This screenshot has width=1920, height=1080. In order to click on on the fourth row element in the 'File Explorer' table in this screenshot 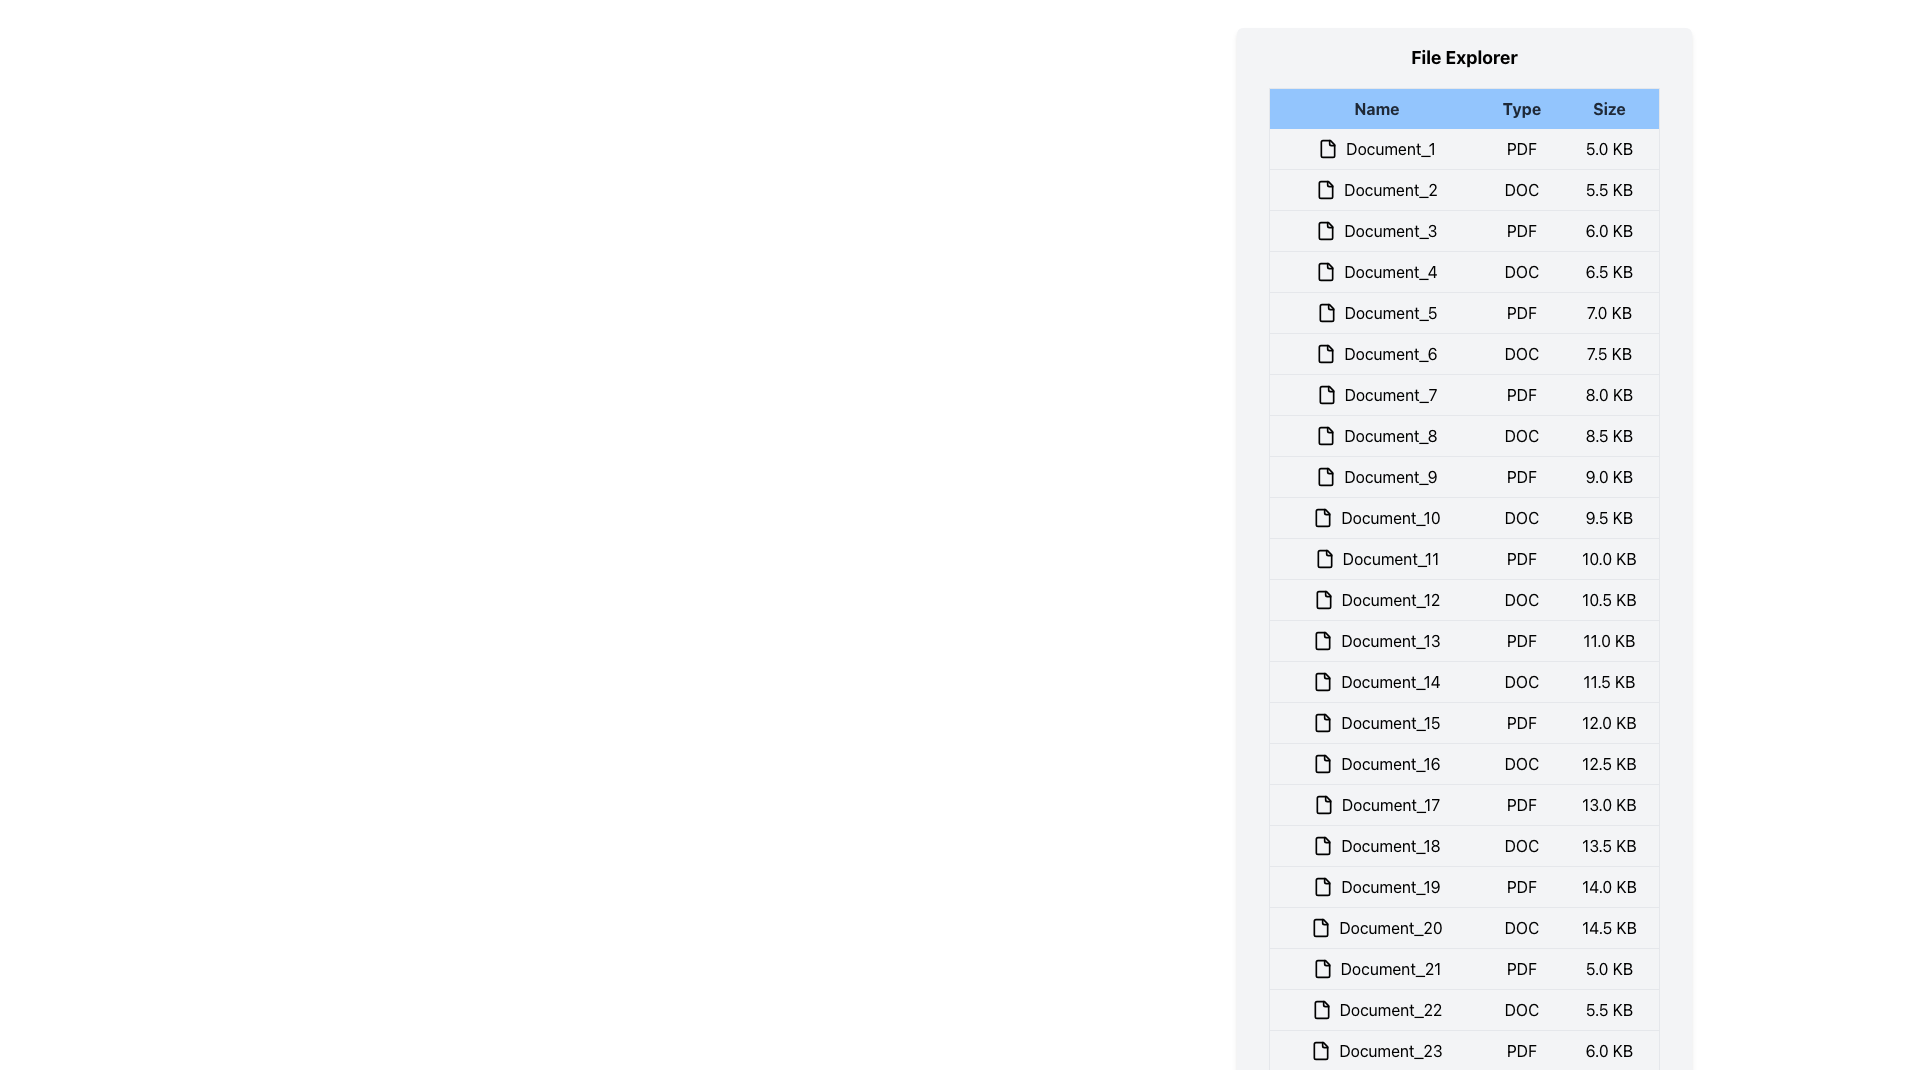, I will do `click(1464, 272)`.